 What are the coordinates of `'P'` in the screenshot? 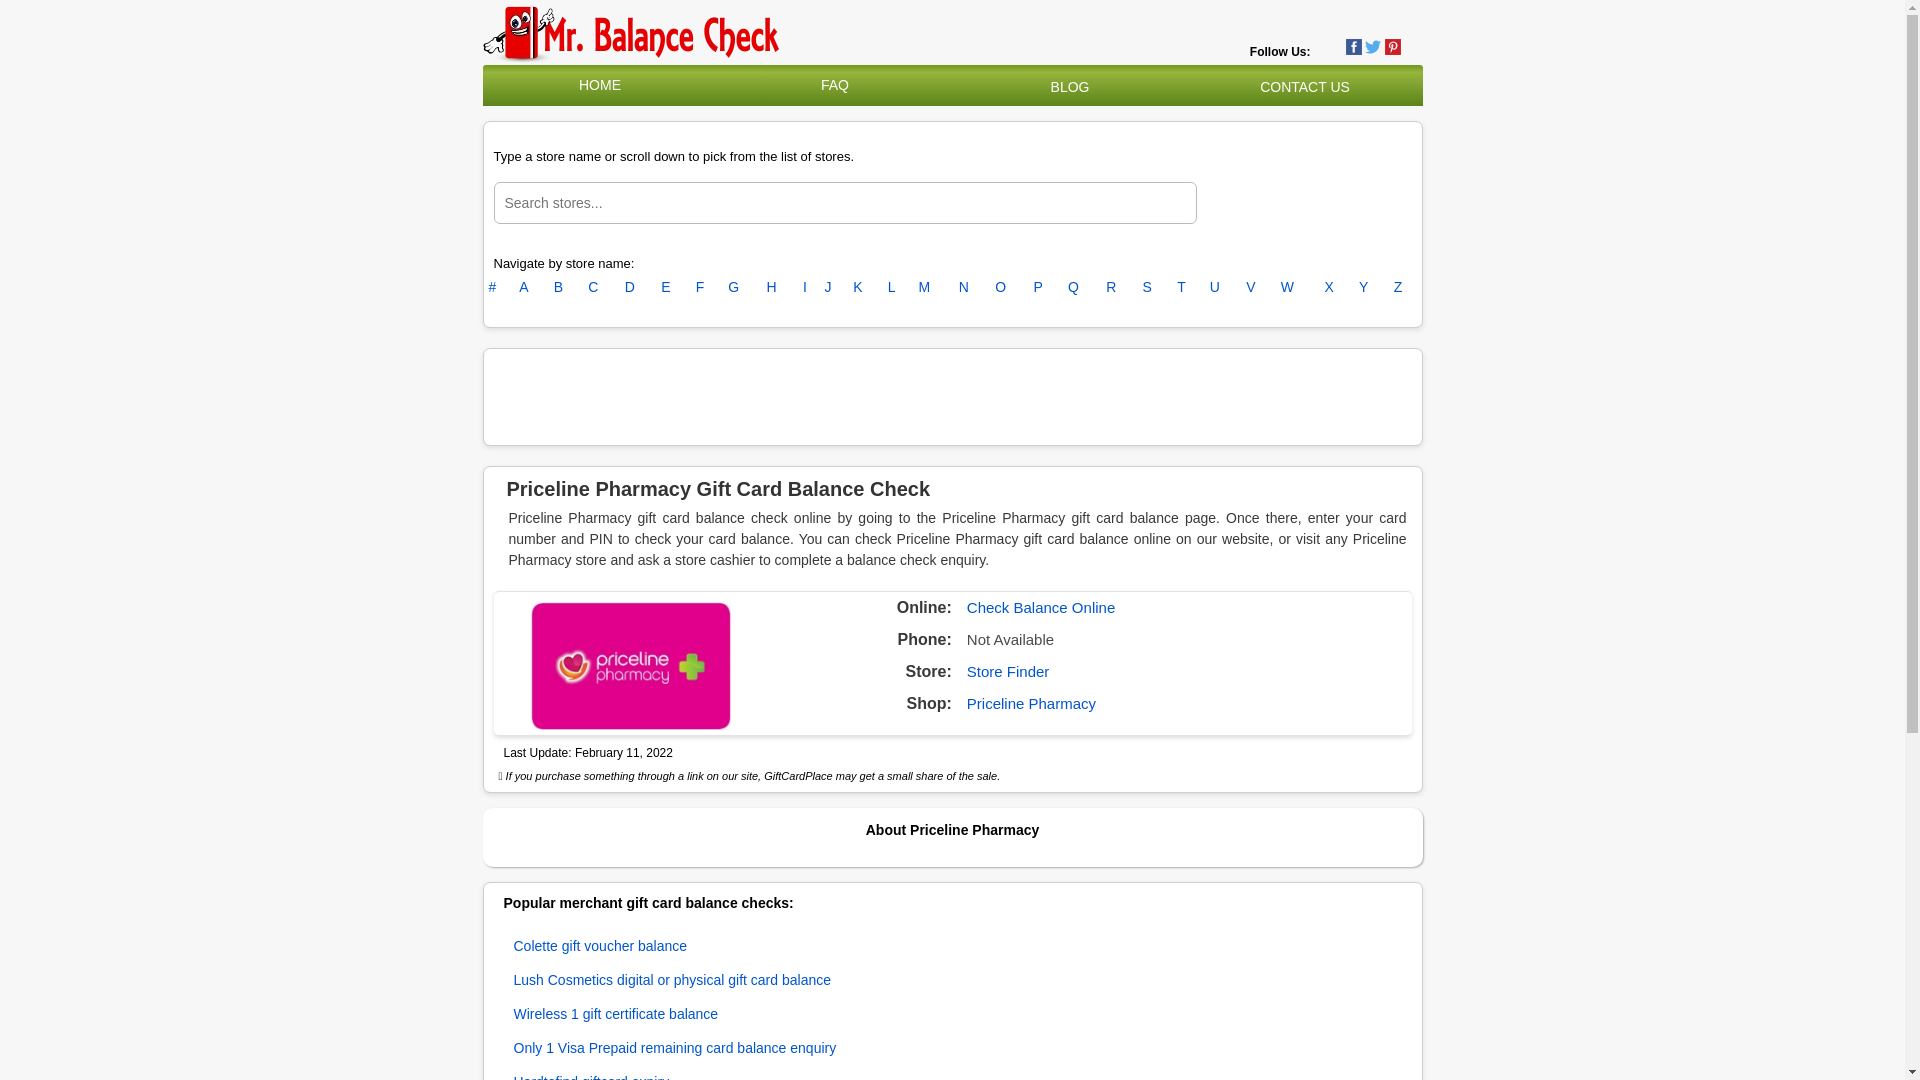 It's located at (1037, 286).